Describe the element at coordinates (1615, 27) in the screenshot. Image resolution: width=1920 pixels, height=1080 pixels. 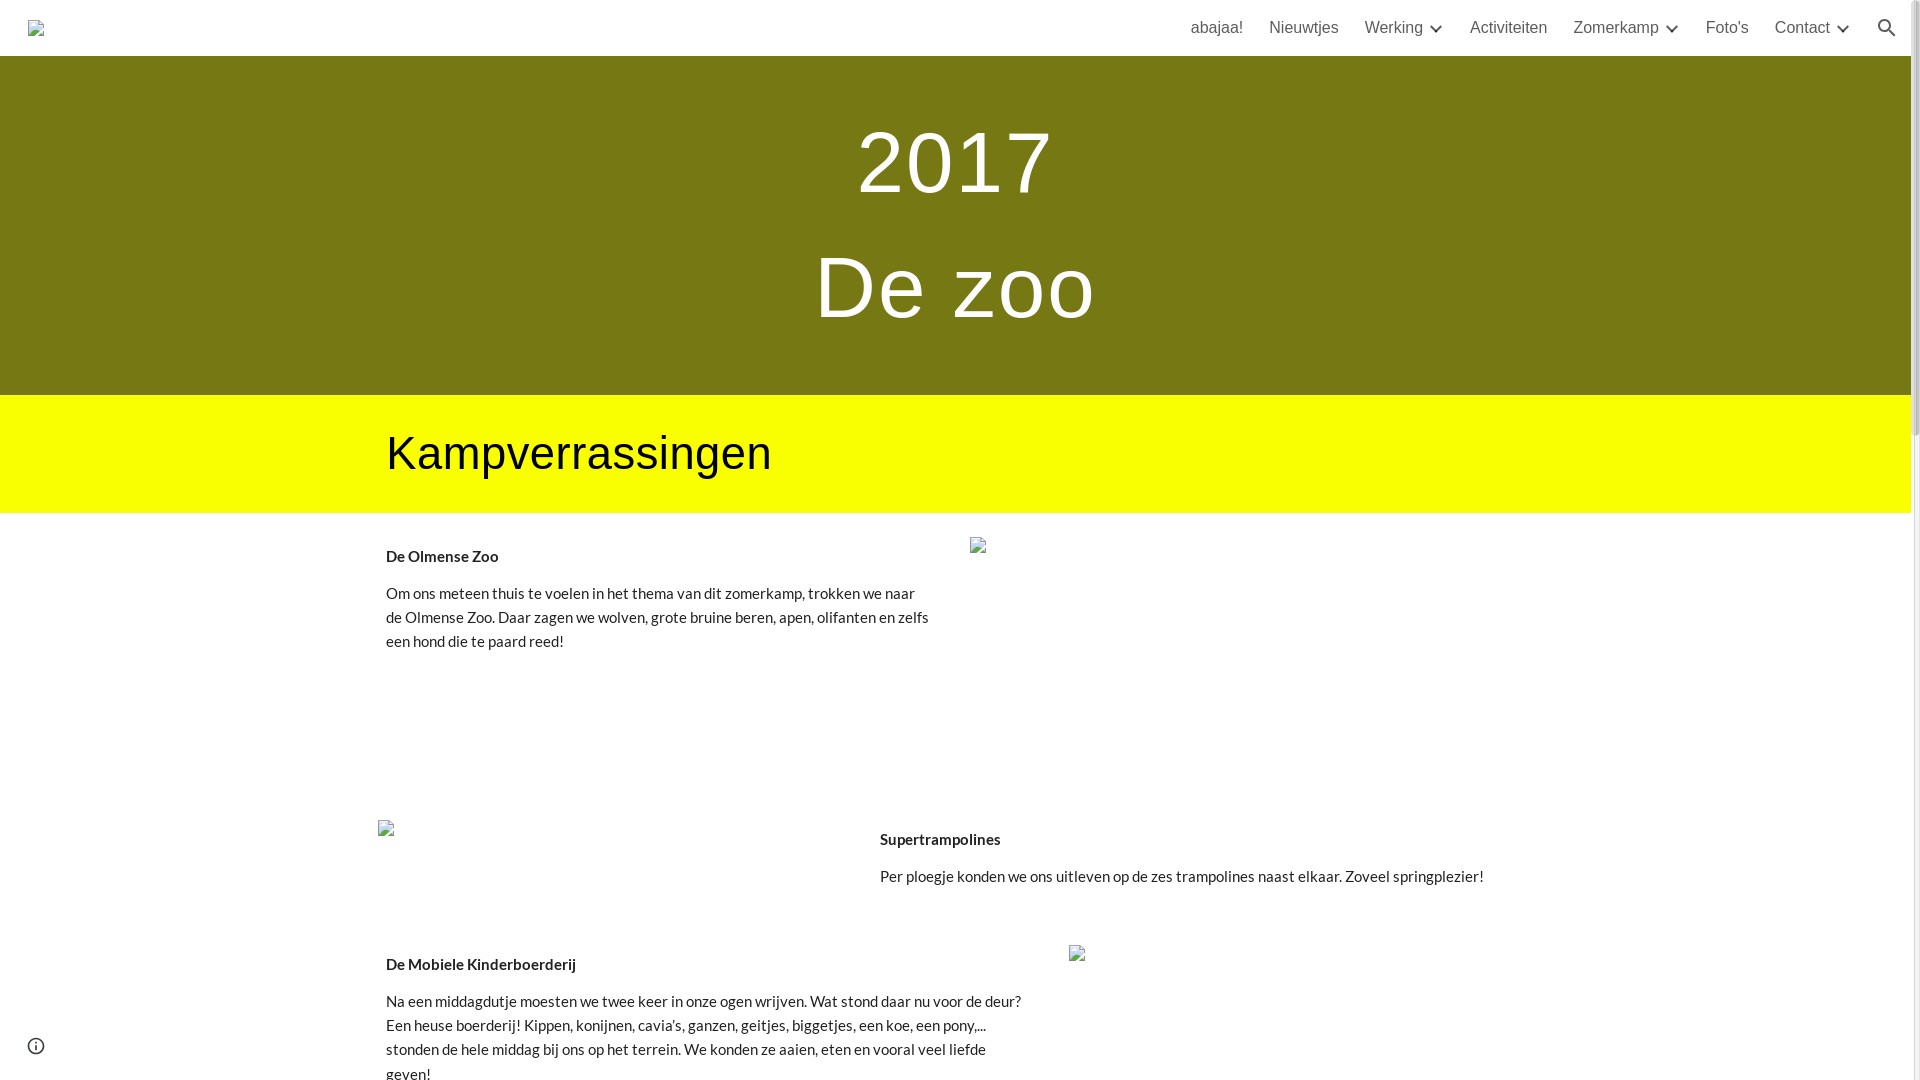
I see `'Zomerkamp'` at that location.